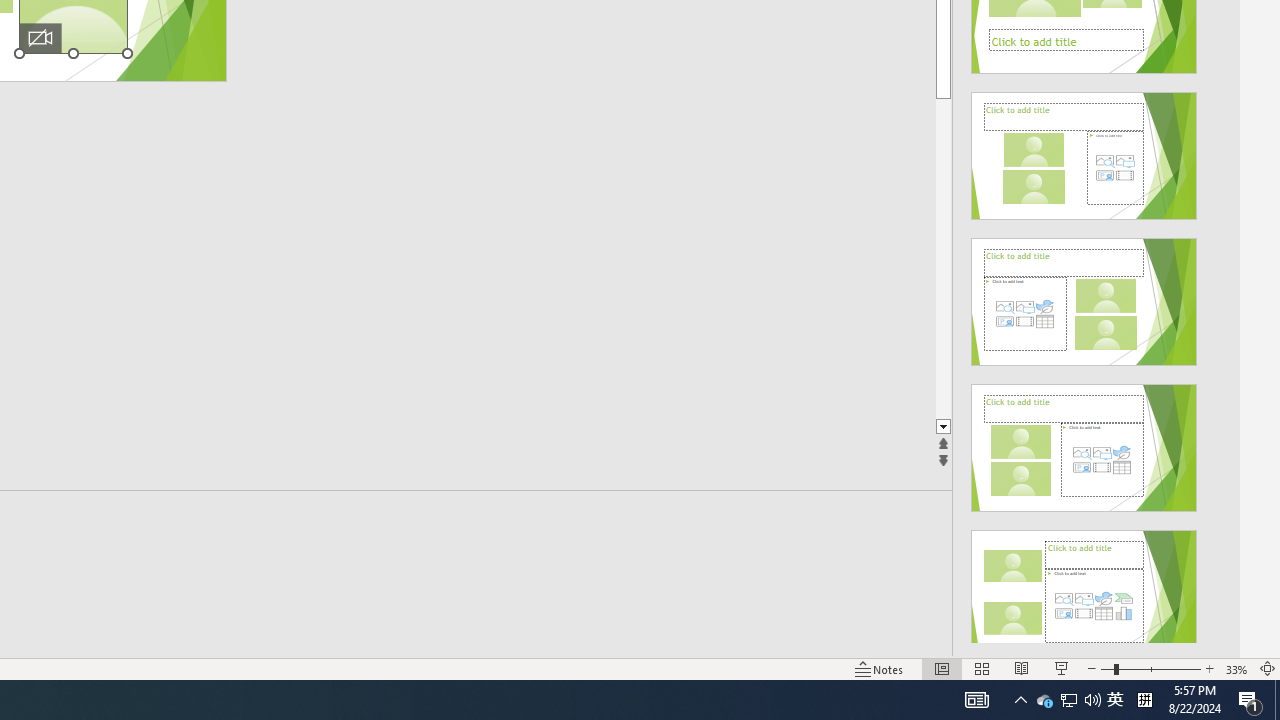  What do you see at coordinates (1236, 669) in the screenshot?
I see `'Zoom 33%'` at bounding box center [1236, 669].